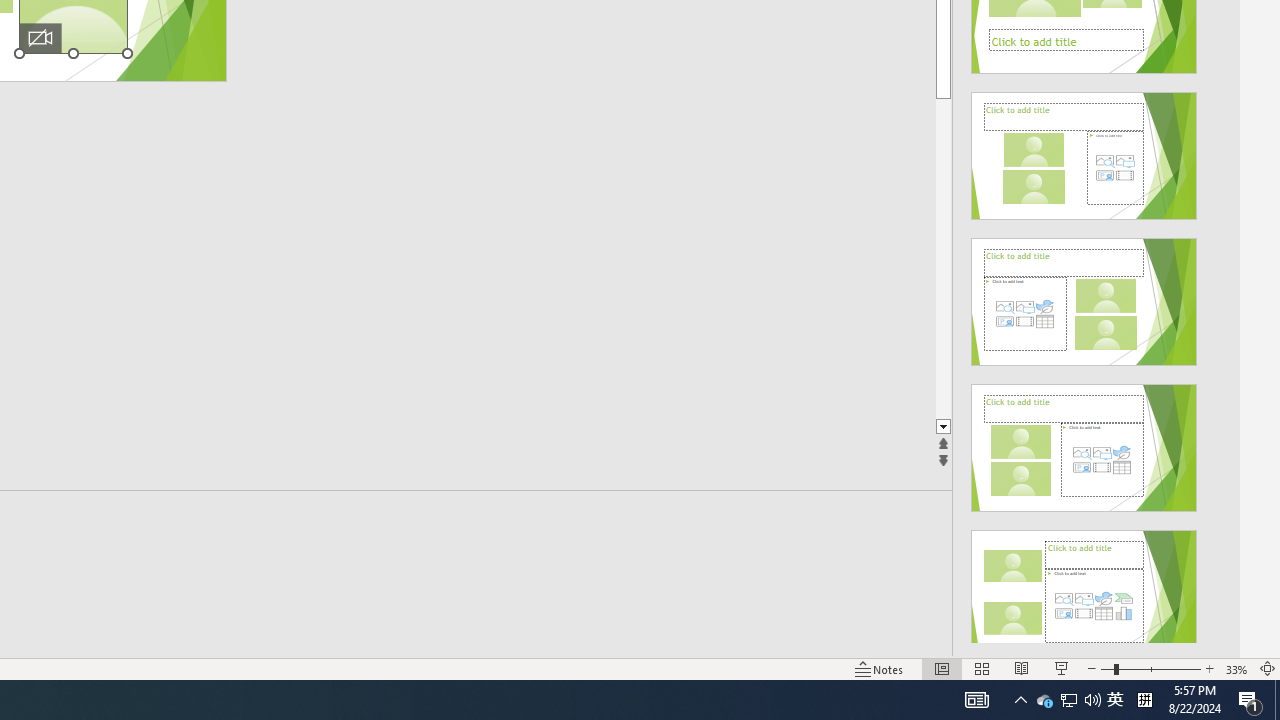  What do you see at coordinates (1236, 669) in the screenshot?
I see `'Zoom 33%'` at bounding box center [1236, 669].